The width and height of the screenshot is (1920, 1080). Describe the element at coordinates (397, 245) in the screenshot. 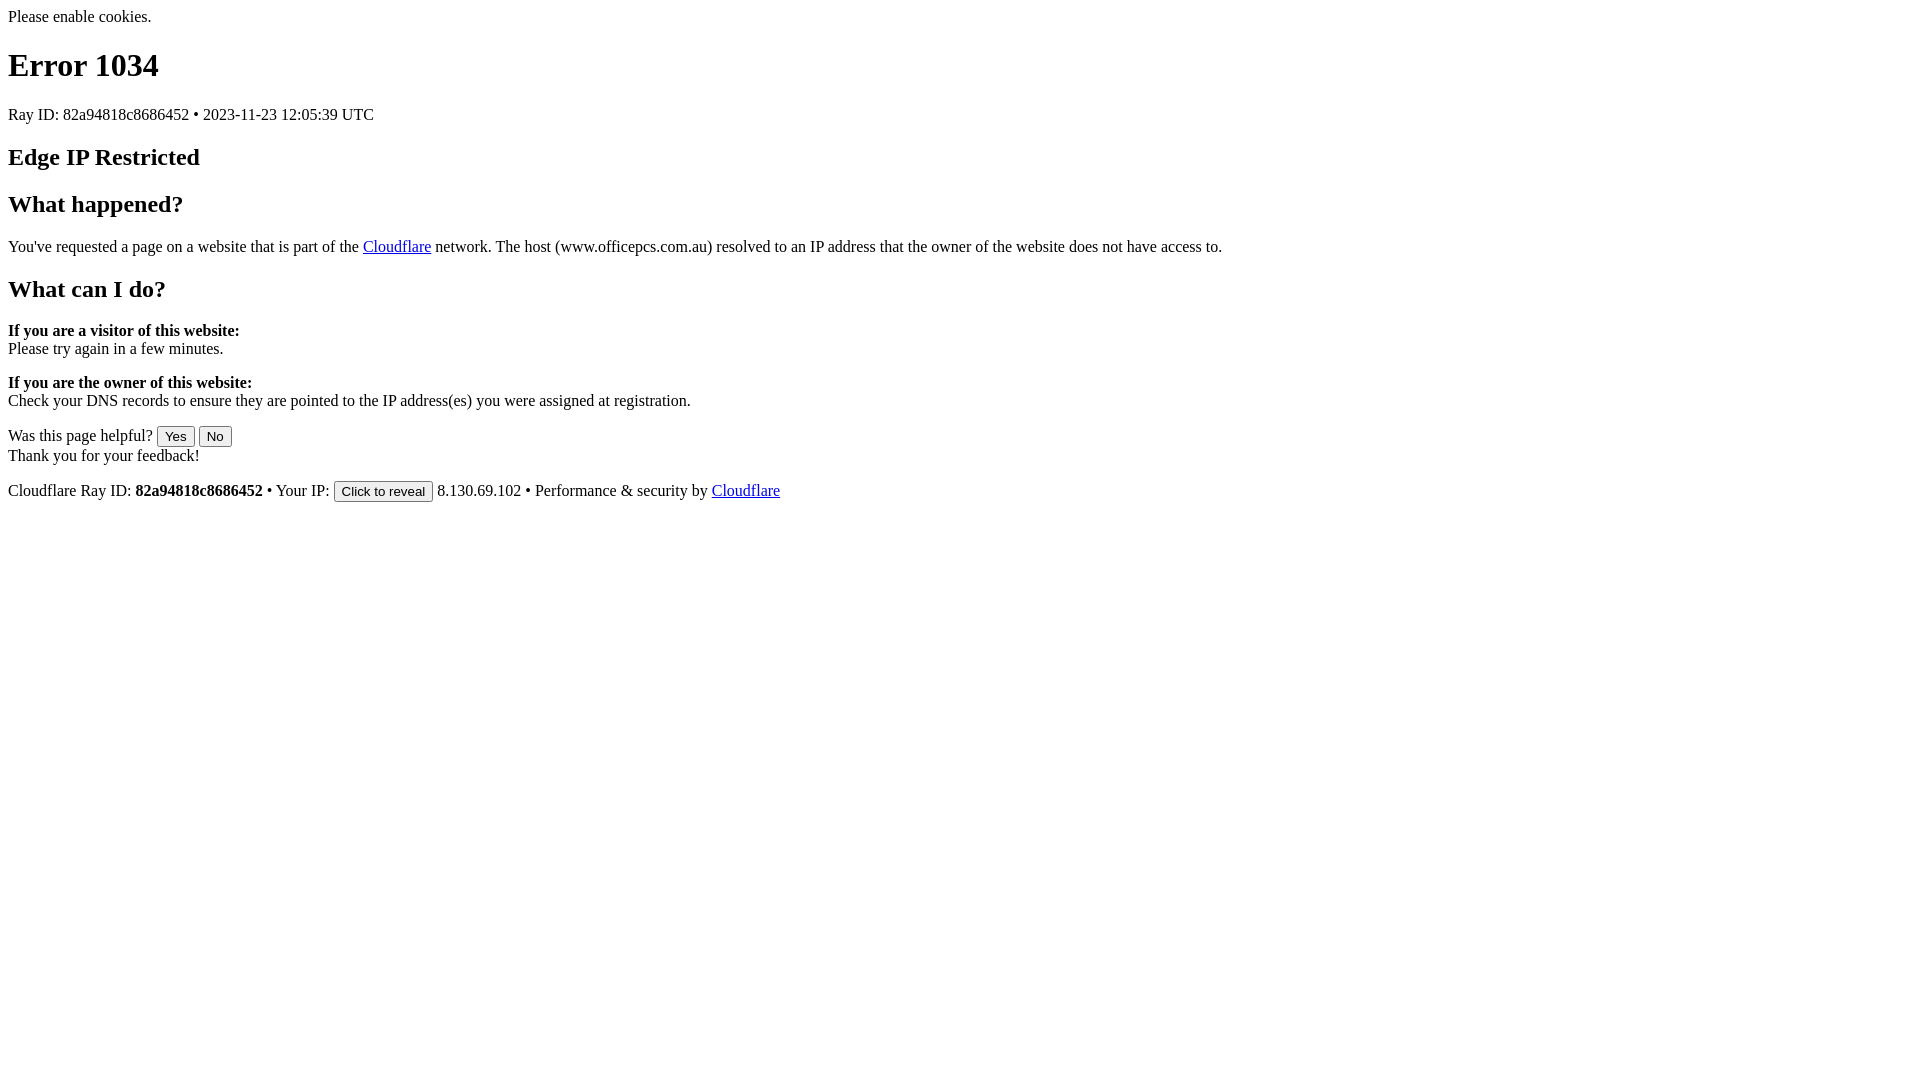

I see `'Cloudflare'` at that location.